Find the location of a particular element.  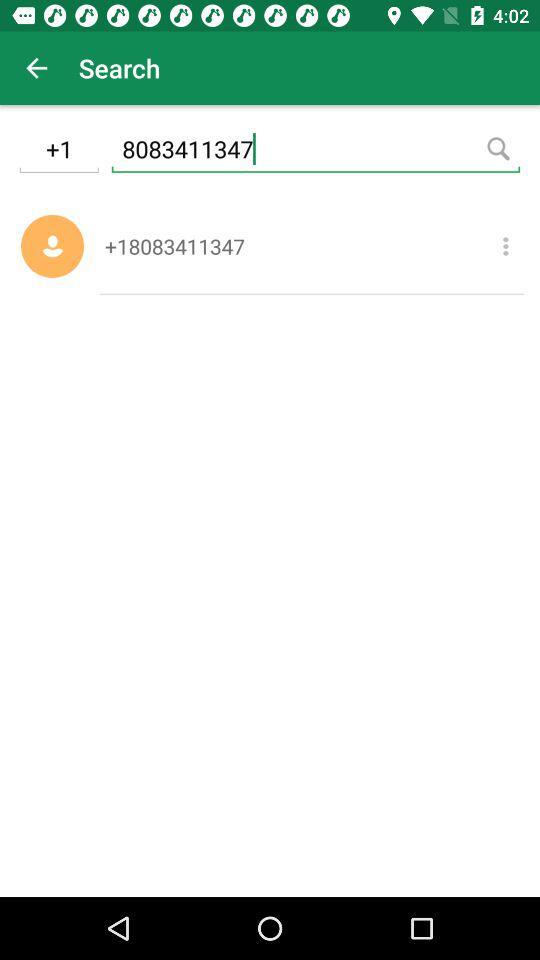

icon next to +1 item is located at coordinates (315, 151).